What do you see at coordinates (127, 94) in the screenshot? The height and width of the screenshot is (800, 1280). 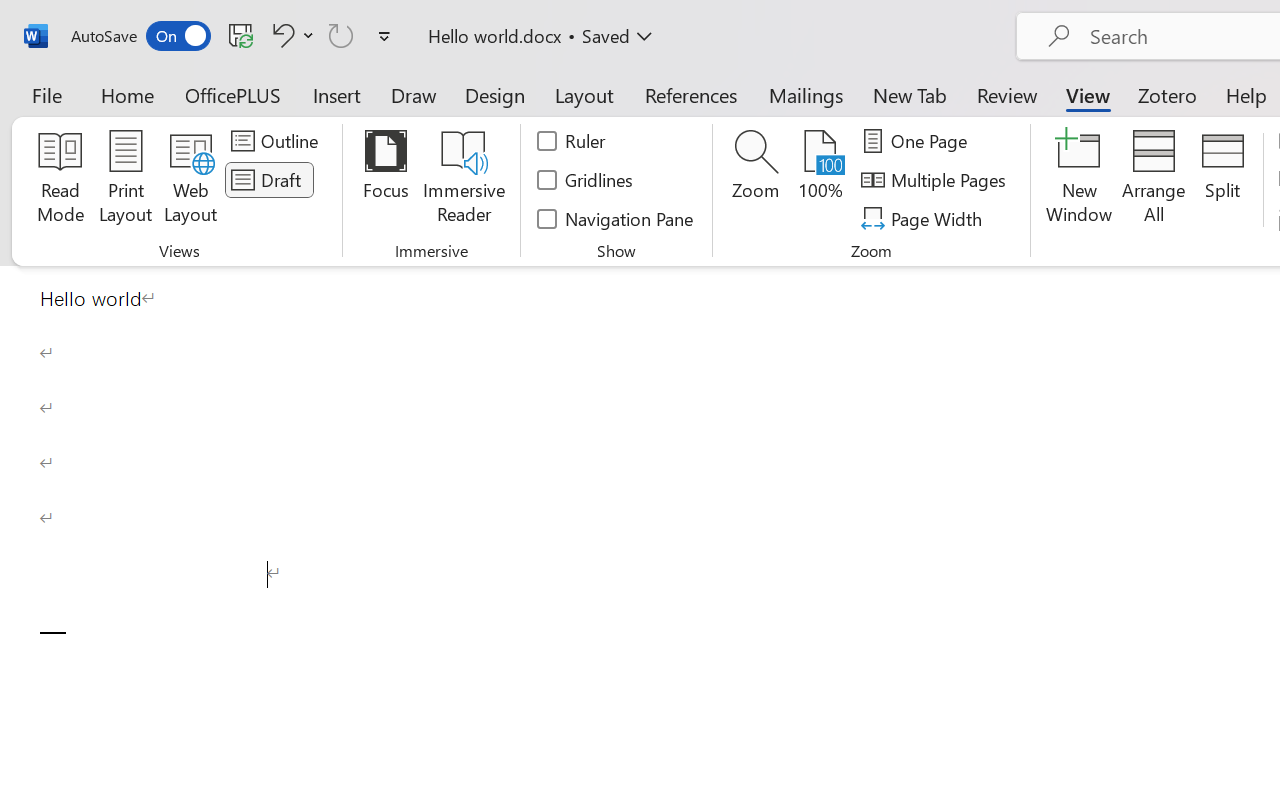 I see `'Home'` at bounding box center [127, 94].